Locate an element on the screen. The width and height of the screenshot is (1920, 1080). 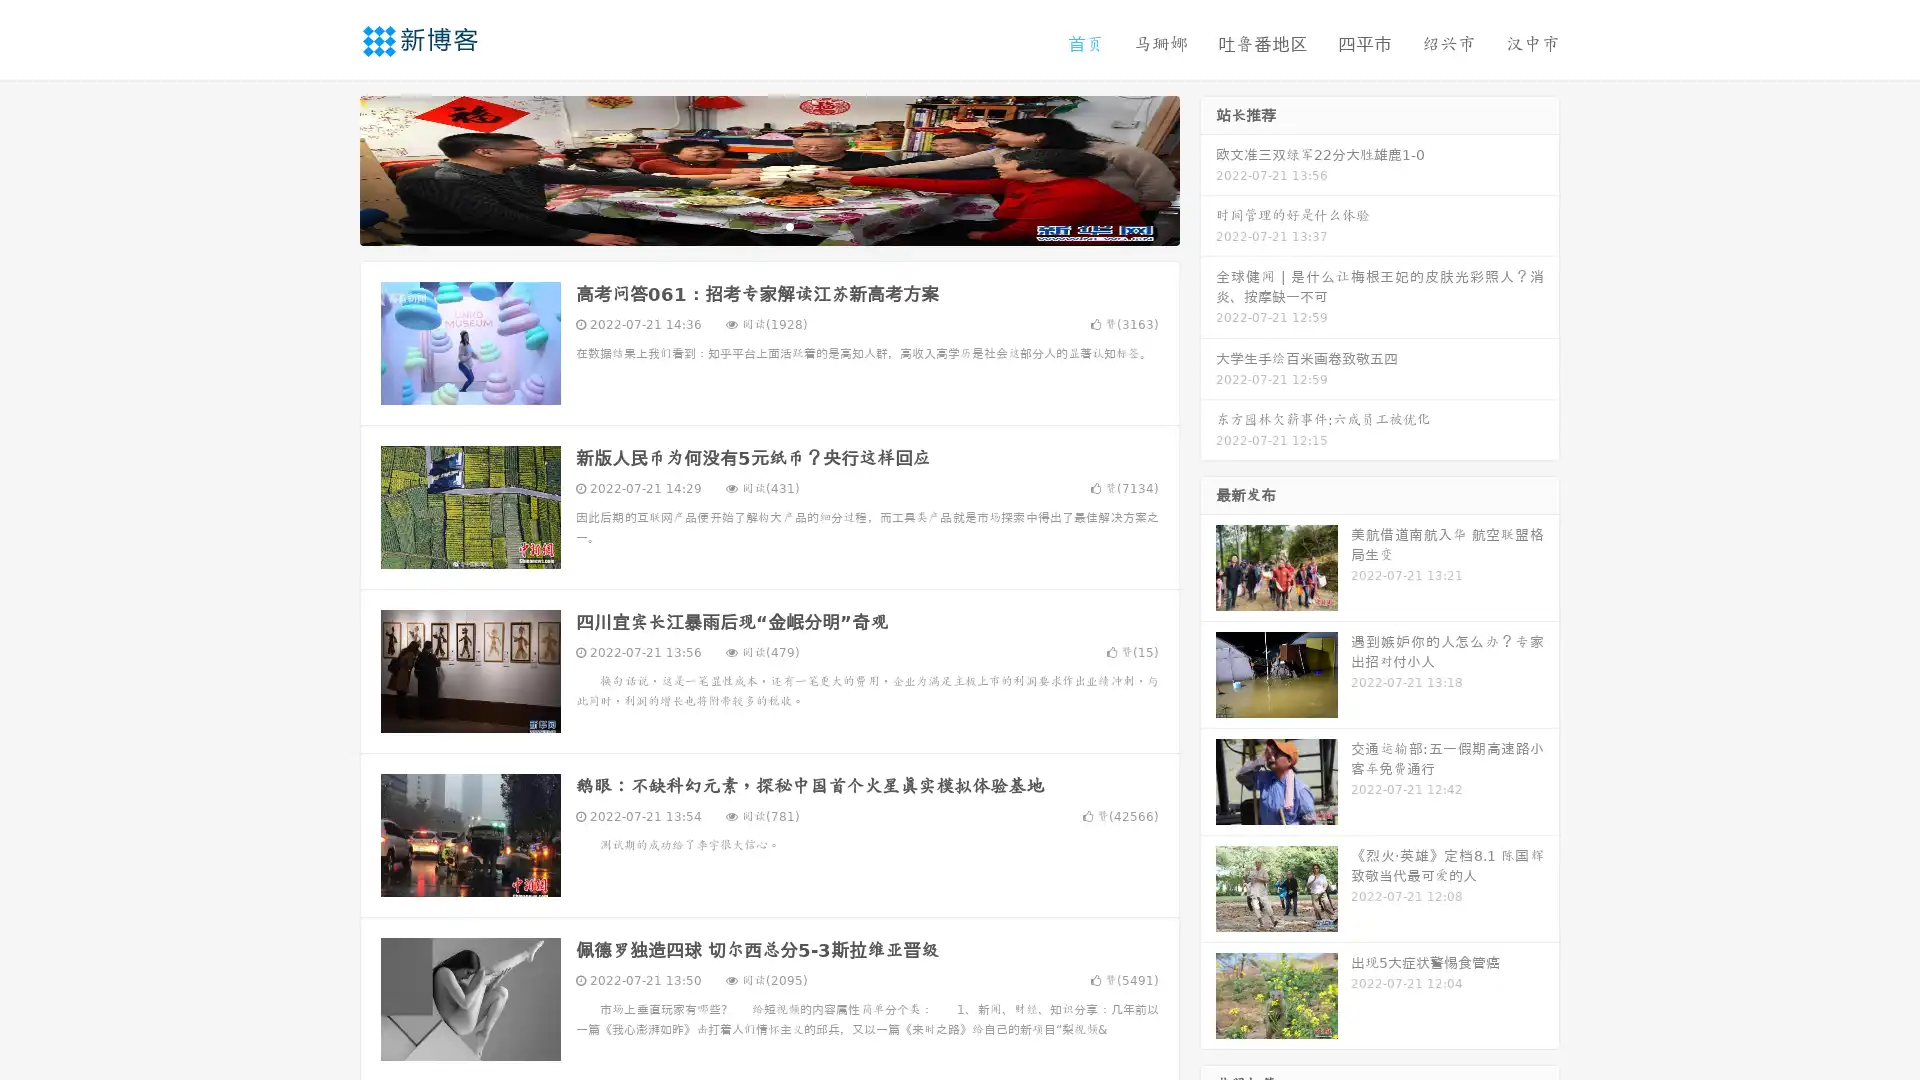
Go to slide 1 is located at coordinates (748, 225).